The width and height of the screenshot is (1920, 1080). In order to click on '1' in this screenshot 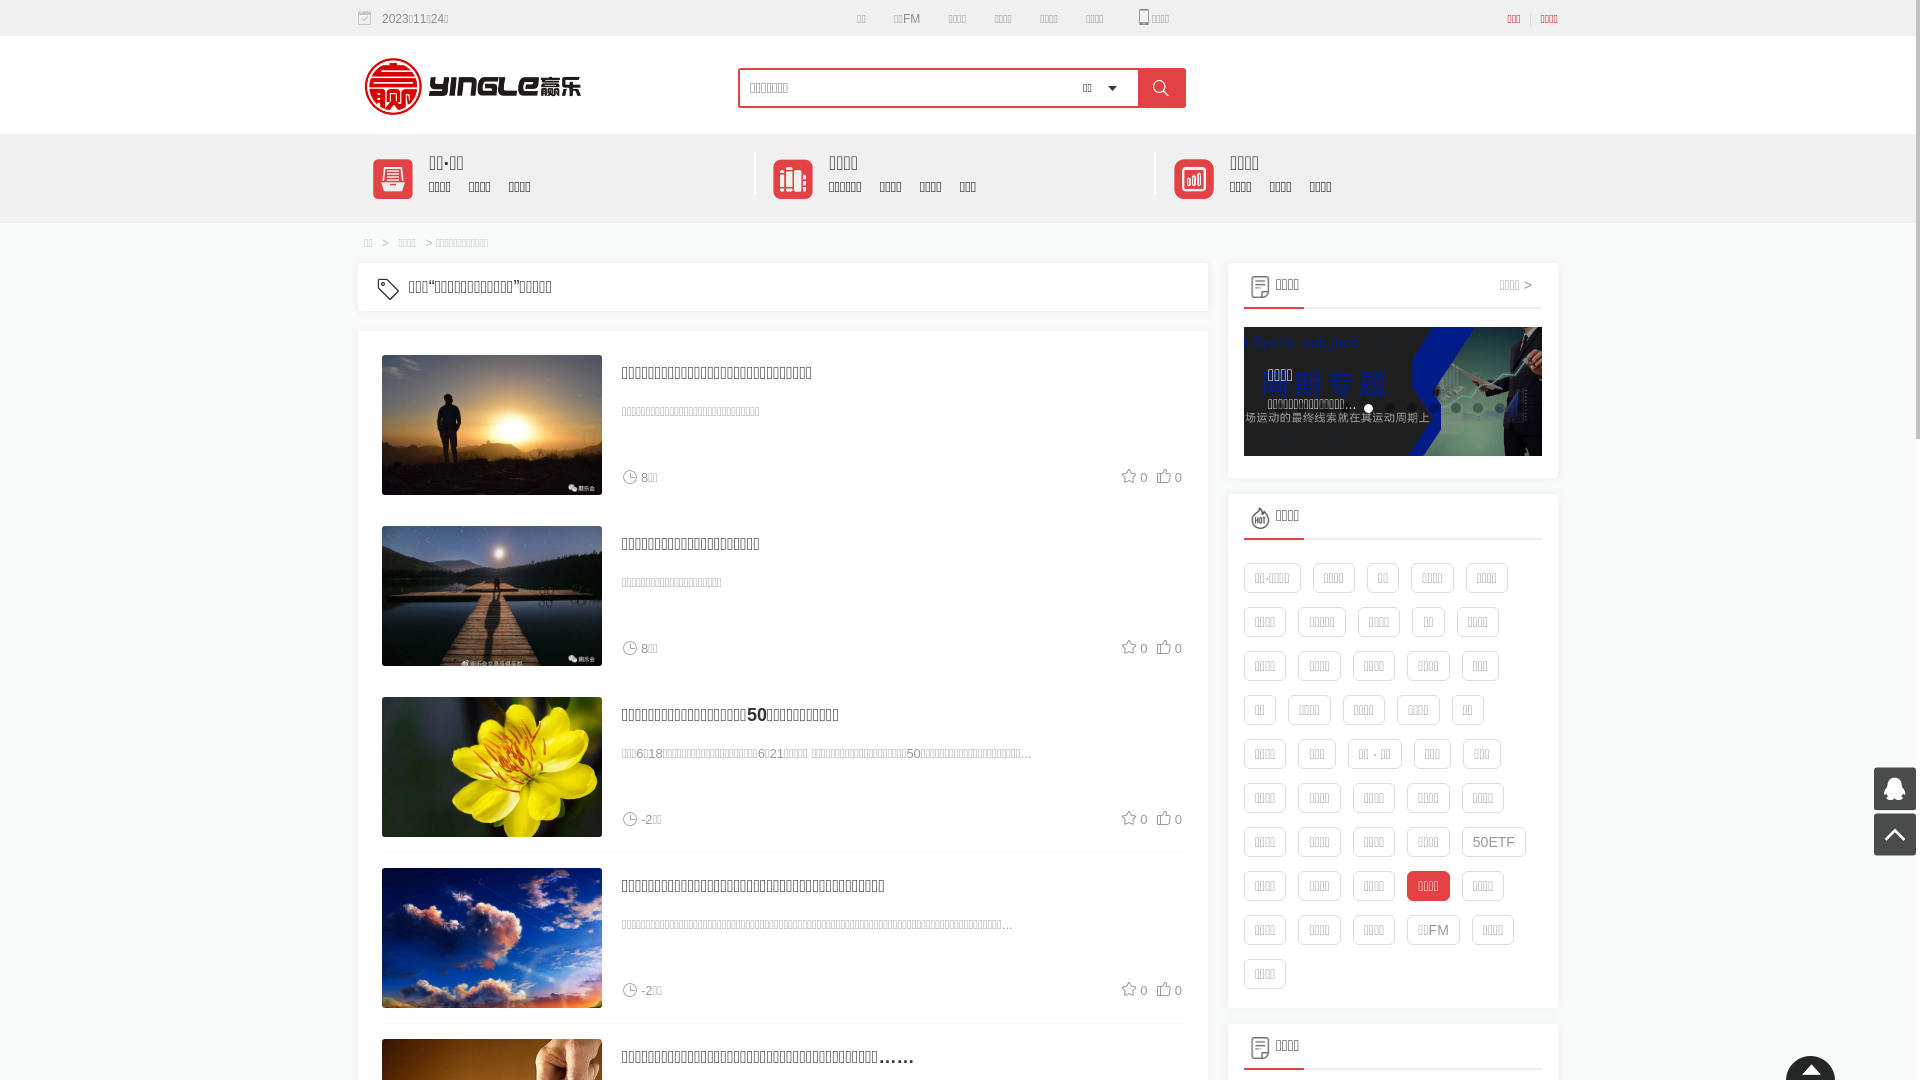, I will do `click(1280, 407)`.